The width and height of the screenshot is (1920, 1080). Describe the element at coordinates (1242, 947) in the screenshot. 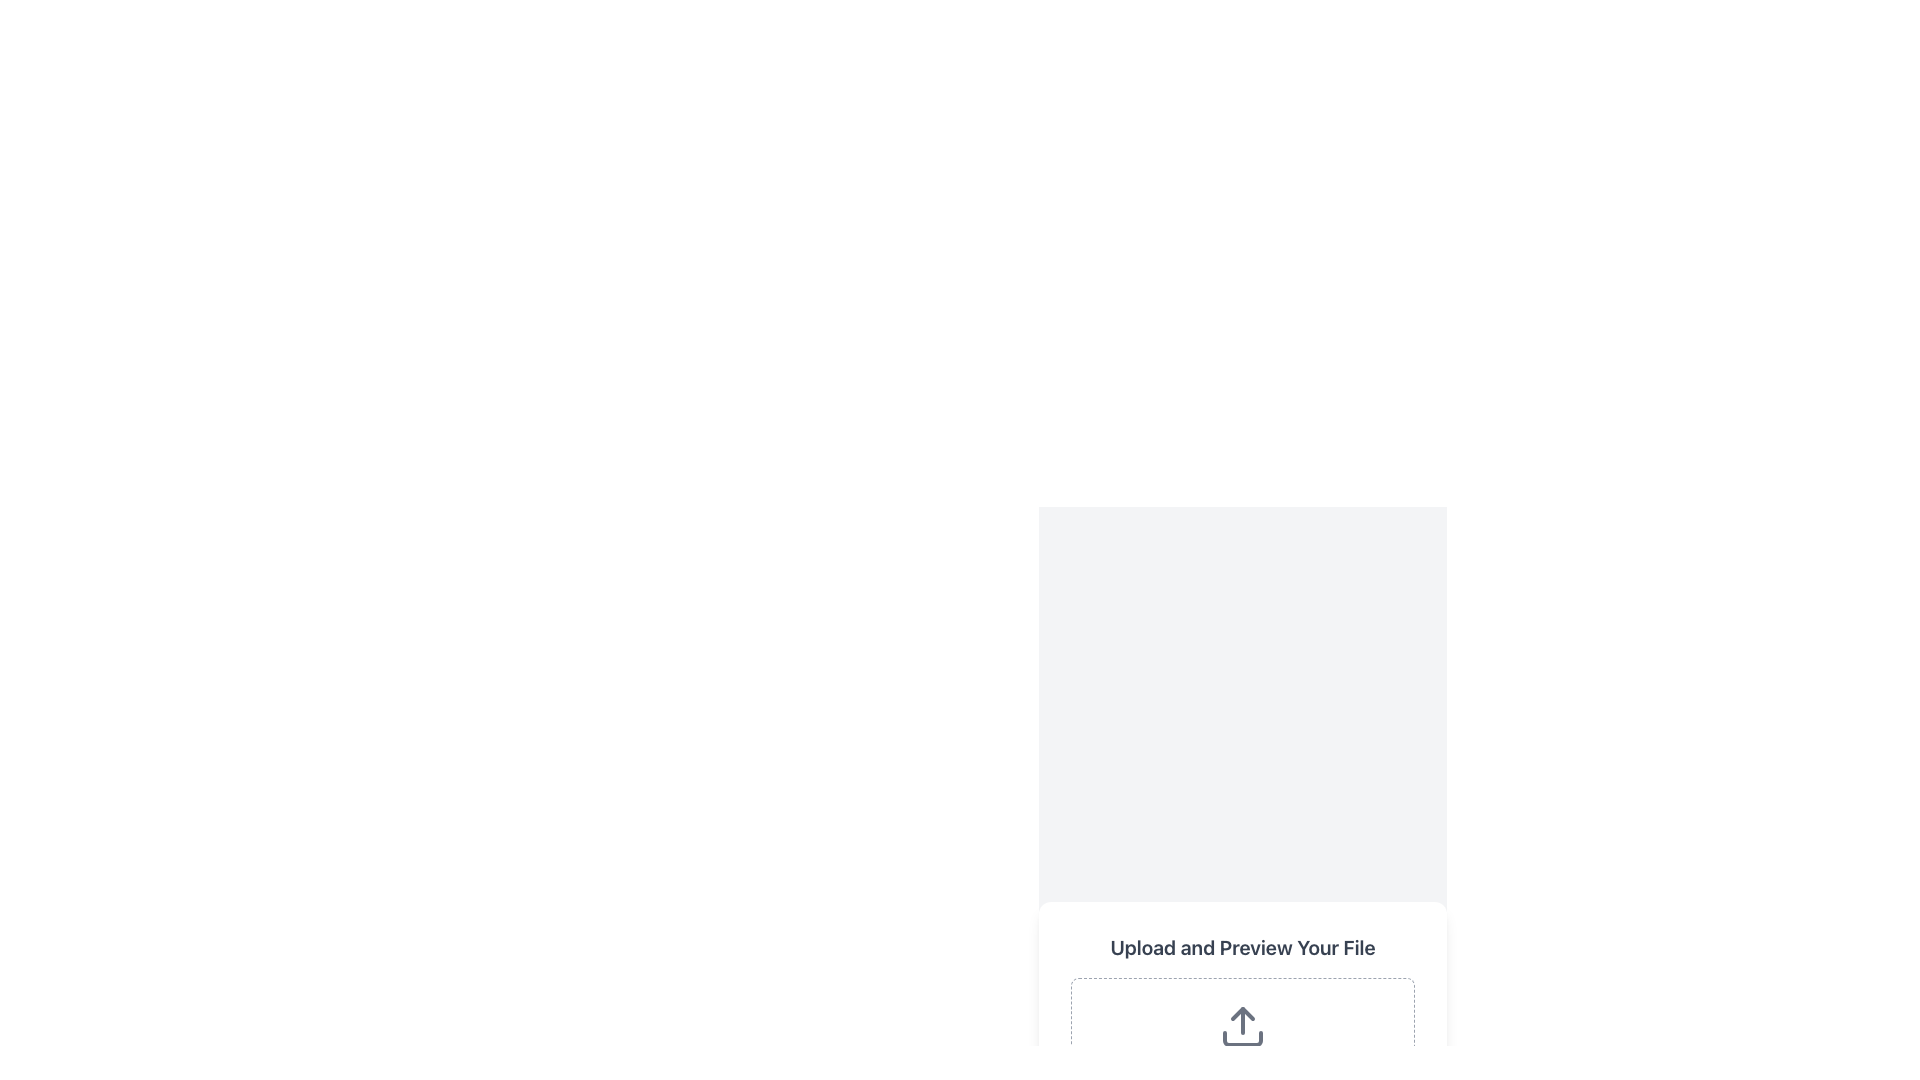

I see `the static text label reading 'Upload and Preview Your File', which is styled in bold dark gray and positioned in the top section of the file upload area` at that location.